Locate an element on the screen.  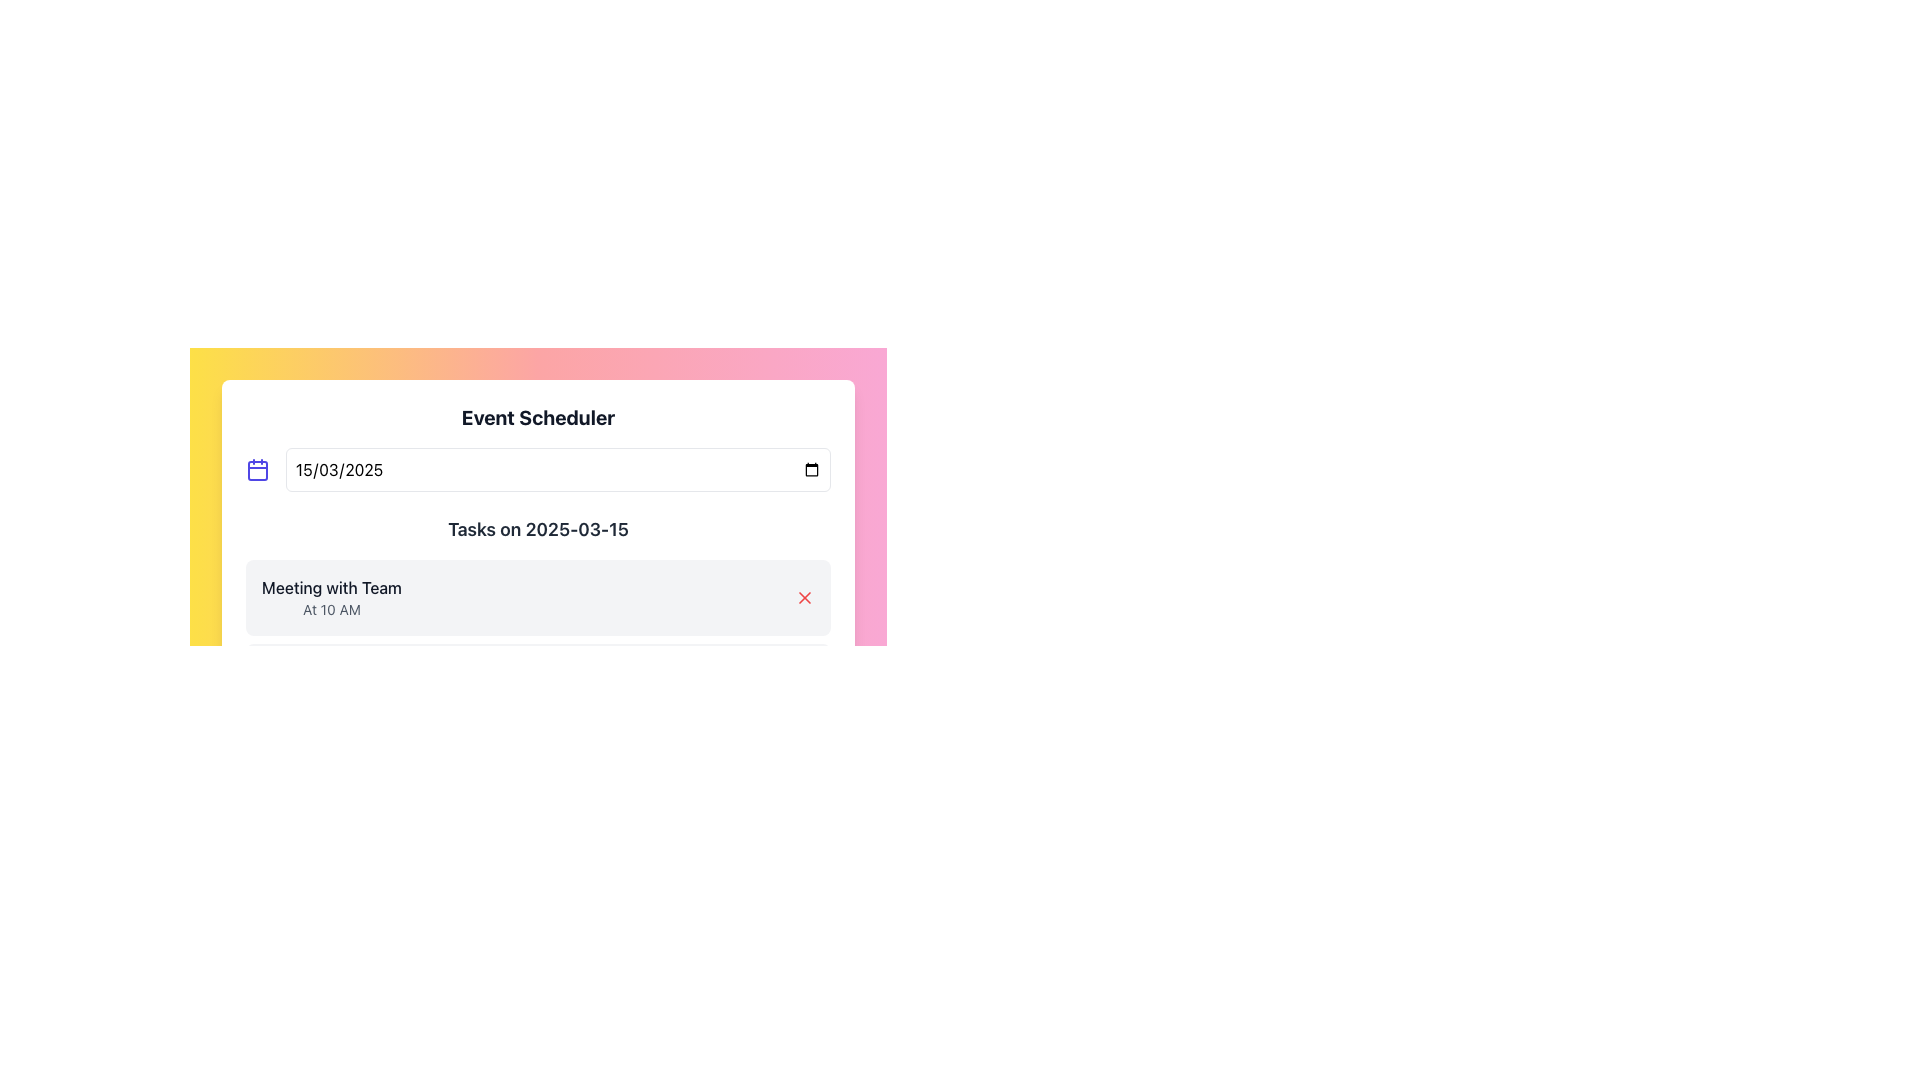
the Decorative Rectangle, which is a rounded indigo rectangle located at the center of the calendar icon, positioned to the left of the date input field displaying '15/03/2025' is located at coordinates (257, 470).